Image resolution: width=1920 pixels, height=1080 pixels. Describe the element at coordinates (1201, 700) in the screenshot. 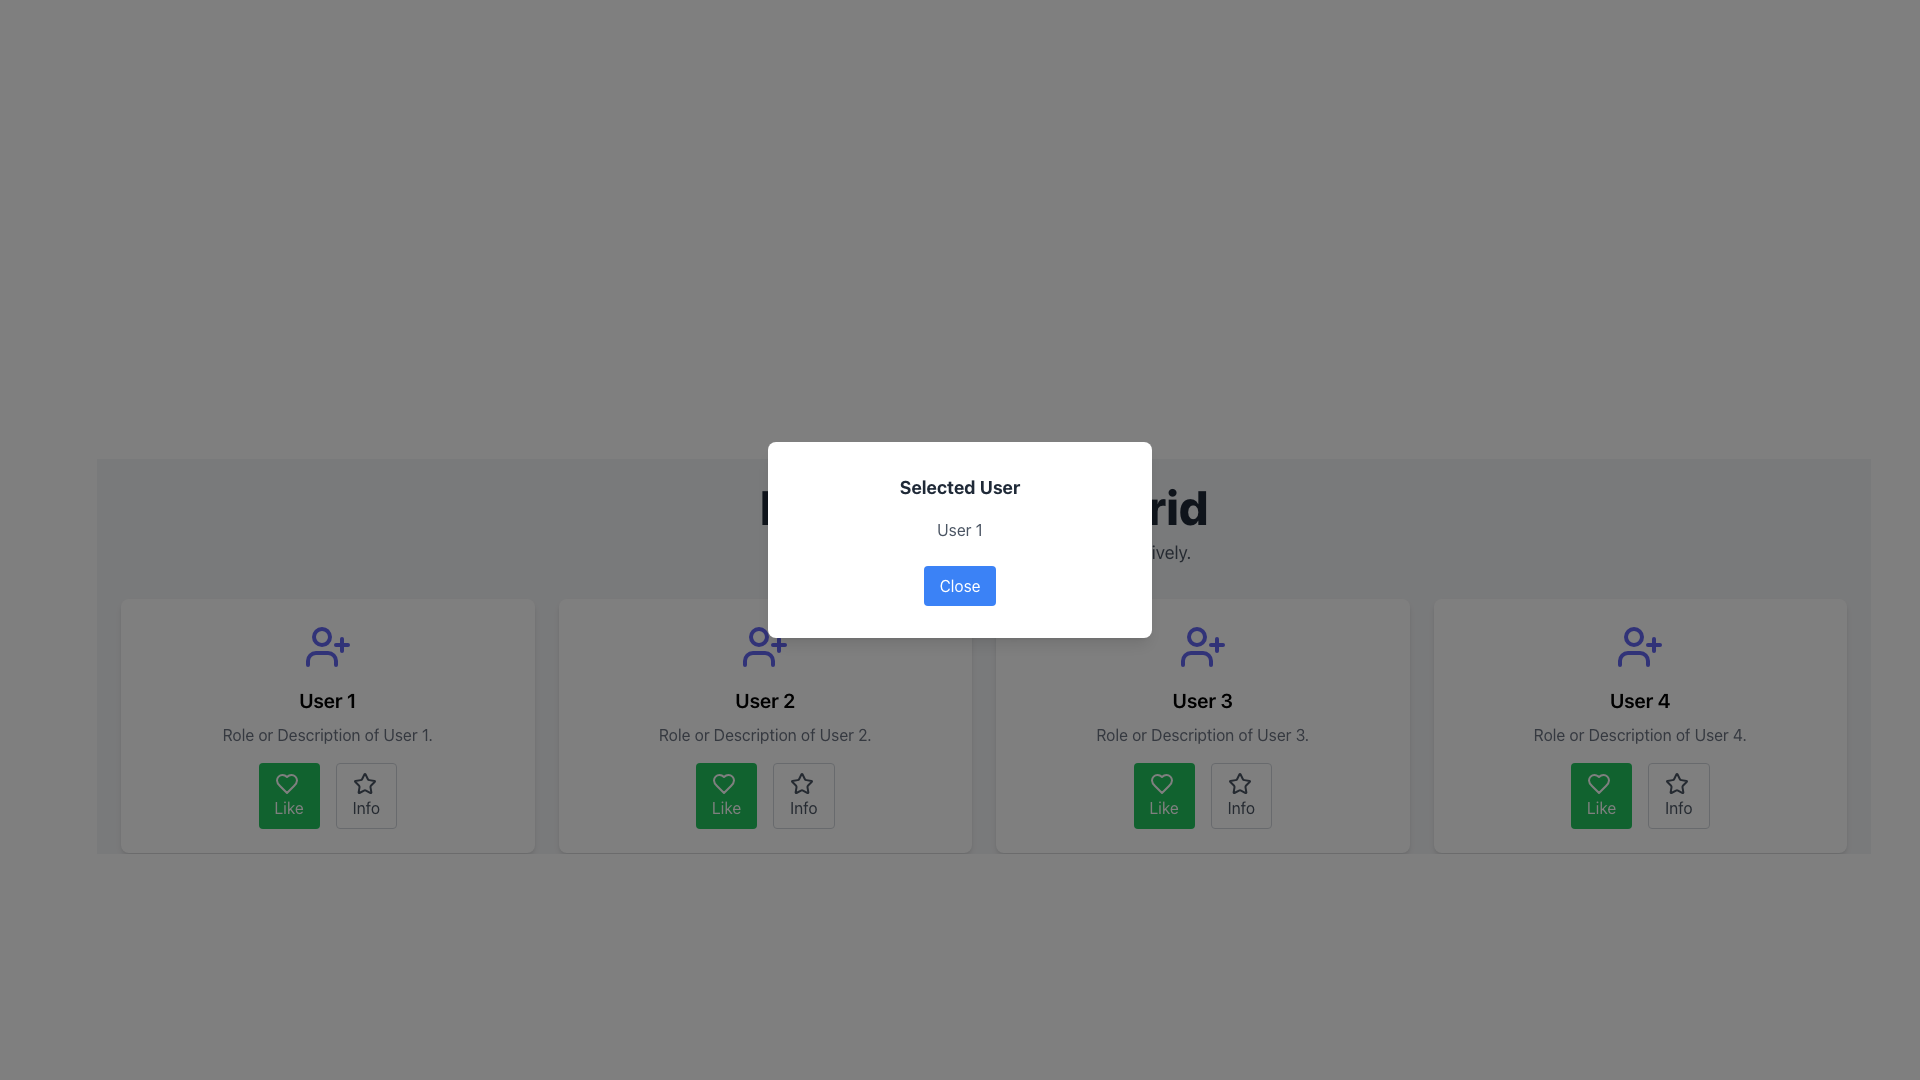

I see `the user name label located centrally within the user profile card, which is the third card in a row of user cards` at that location.